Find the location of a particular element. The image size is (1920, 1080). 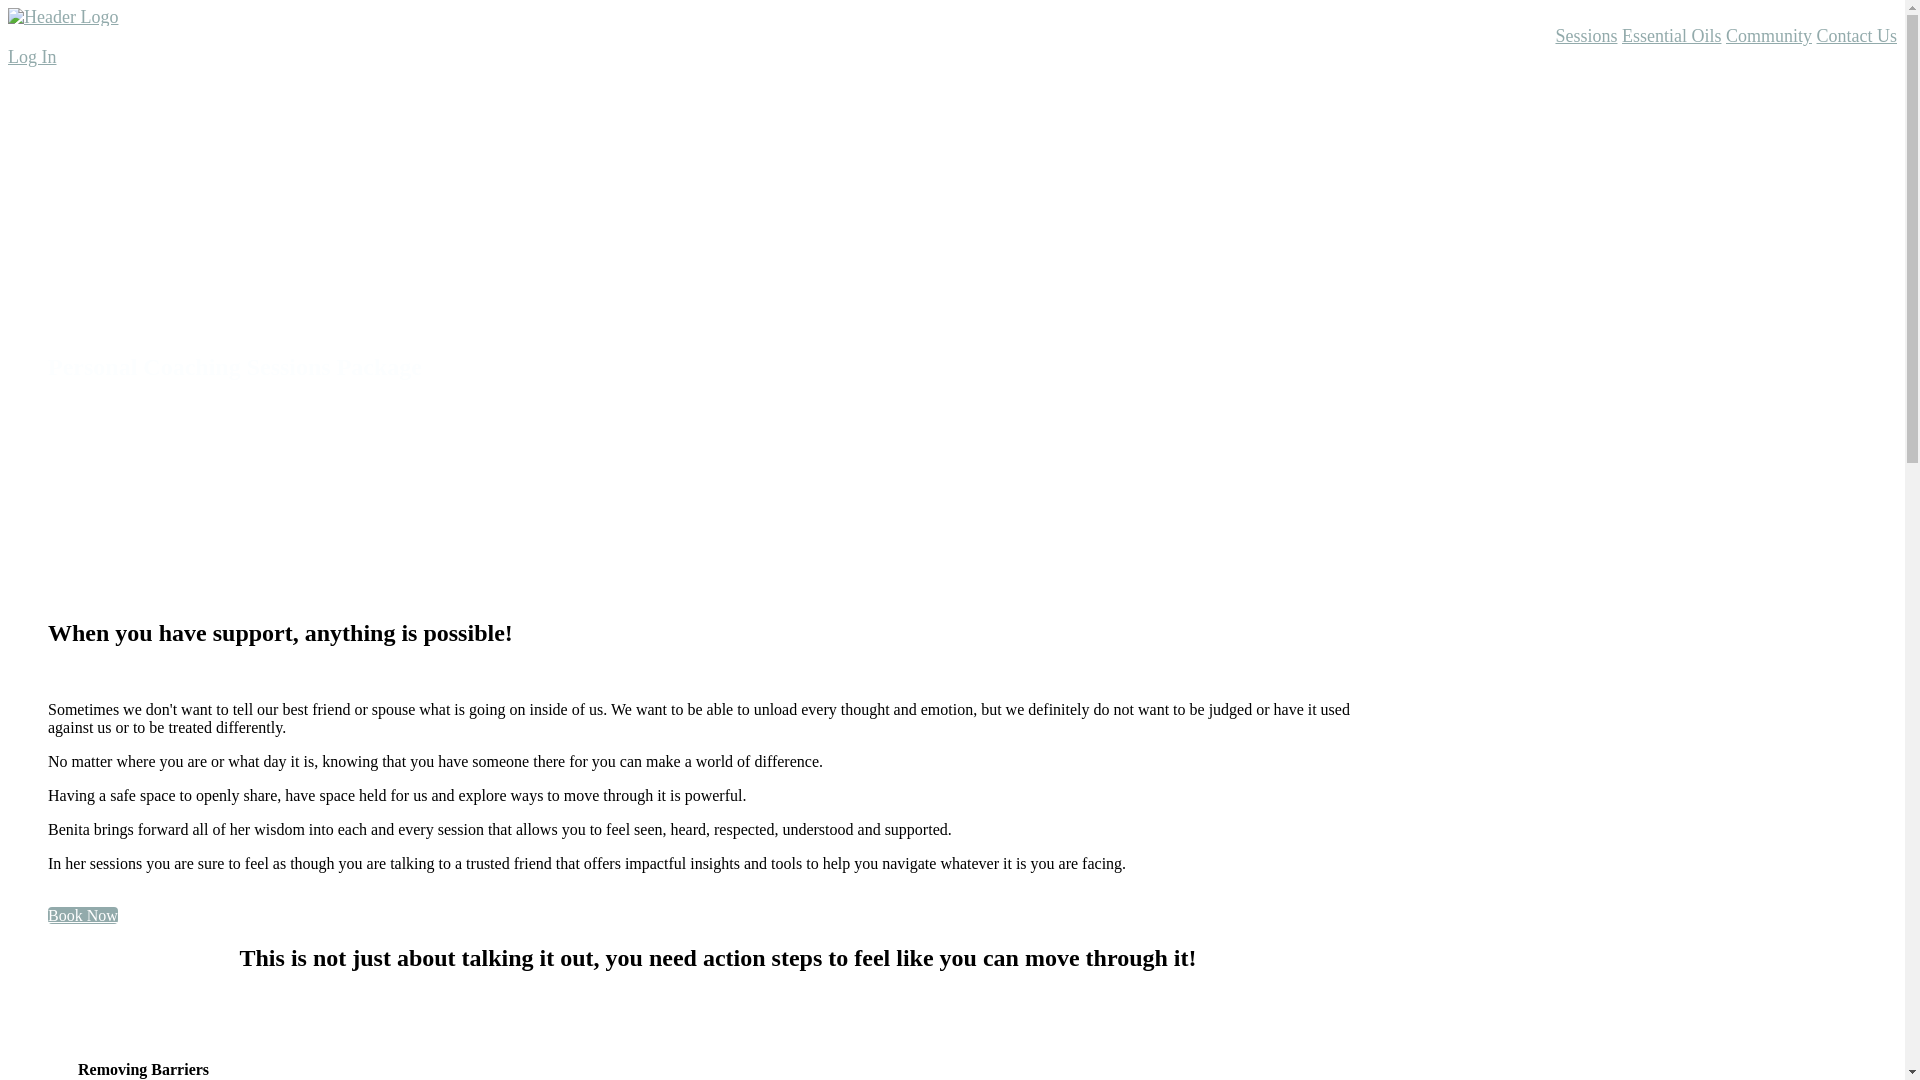

'Community' is located at coordinates (1725, 35).